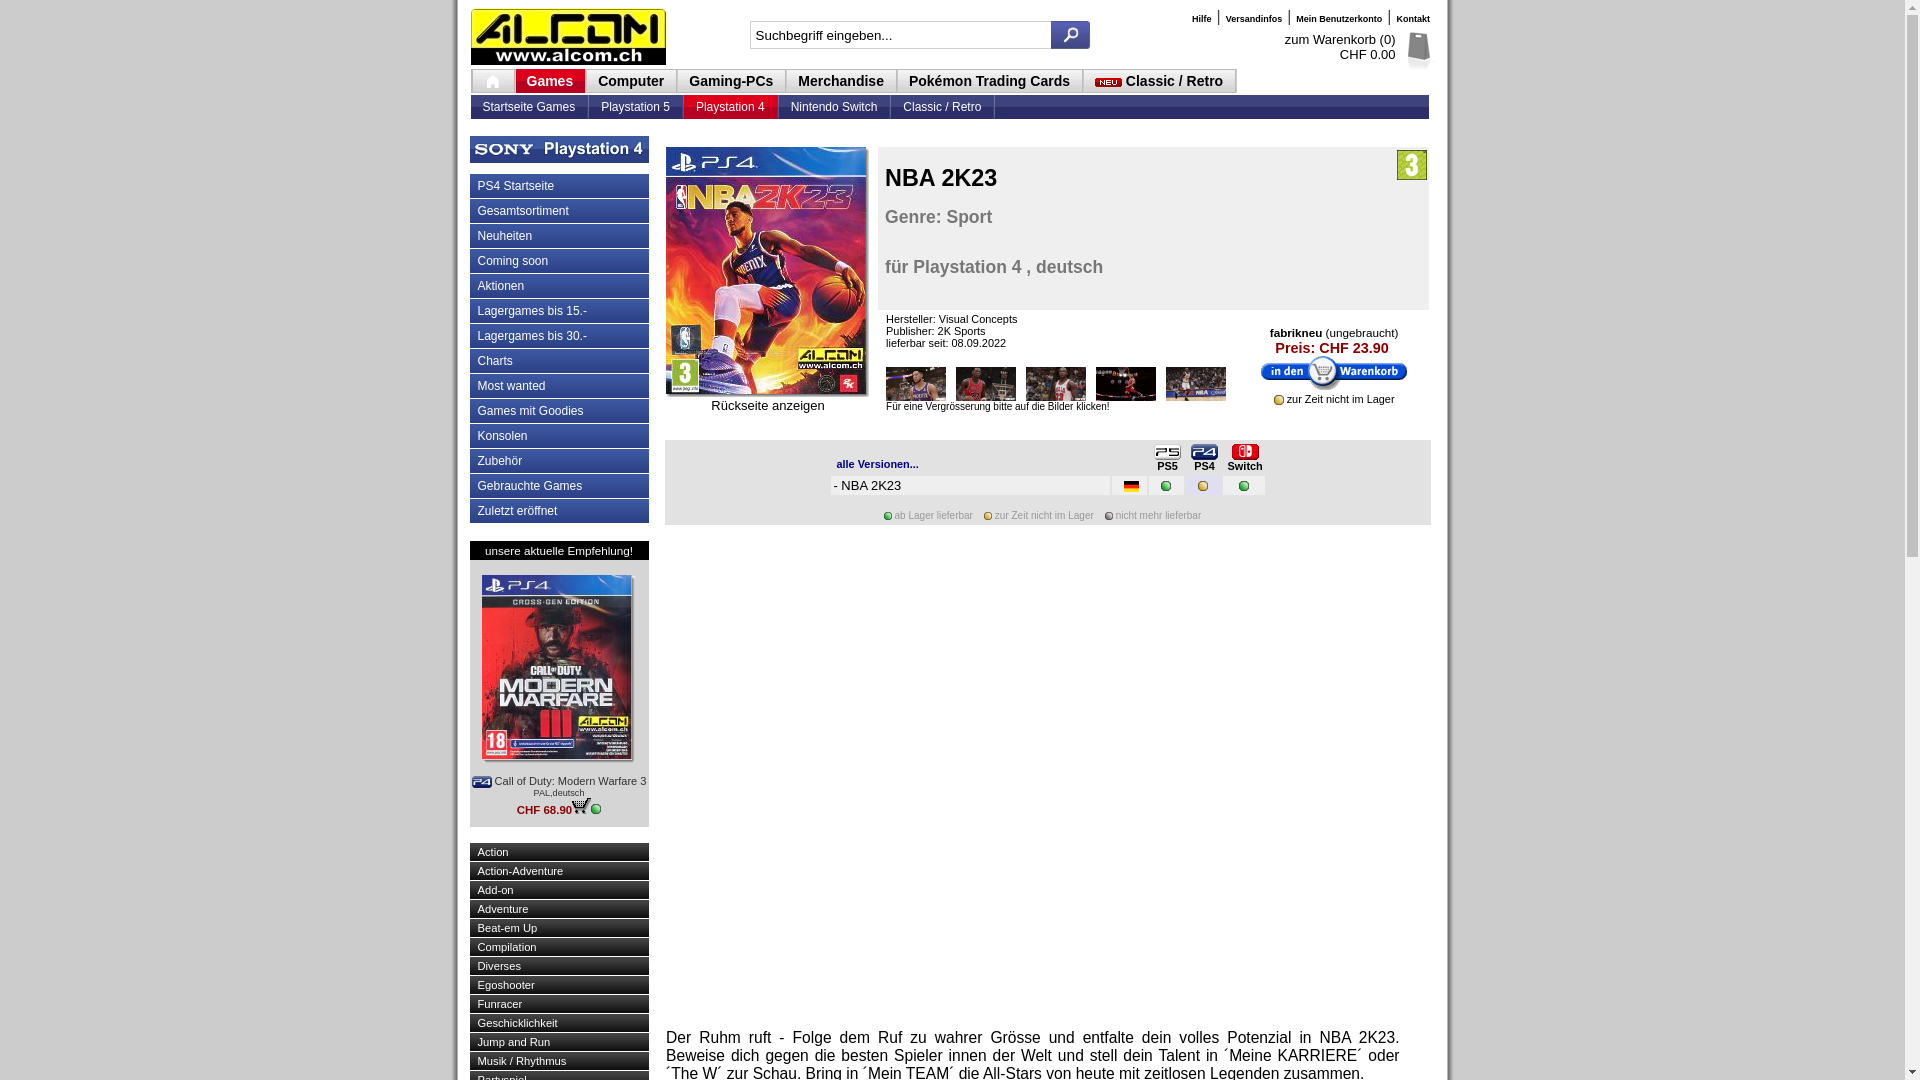  I want to click on 'PS4 Startseite', so click(559, 185).